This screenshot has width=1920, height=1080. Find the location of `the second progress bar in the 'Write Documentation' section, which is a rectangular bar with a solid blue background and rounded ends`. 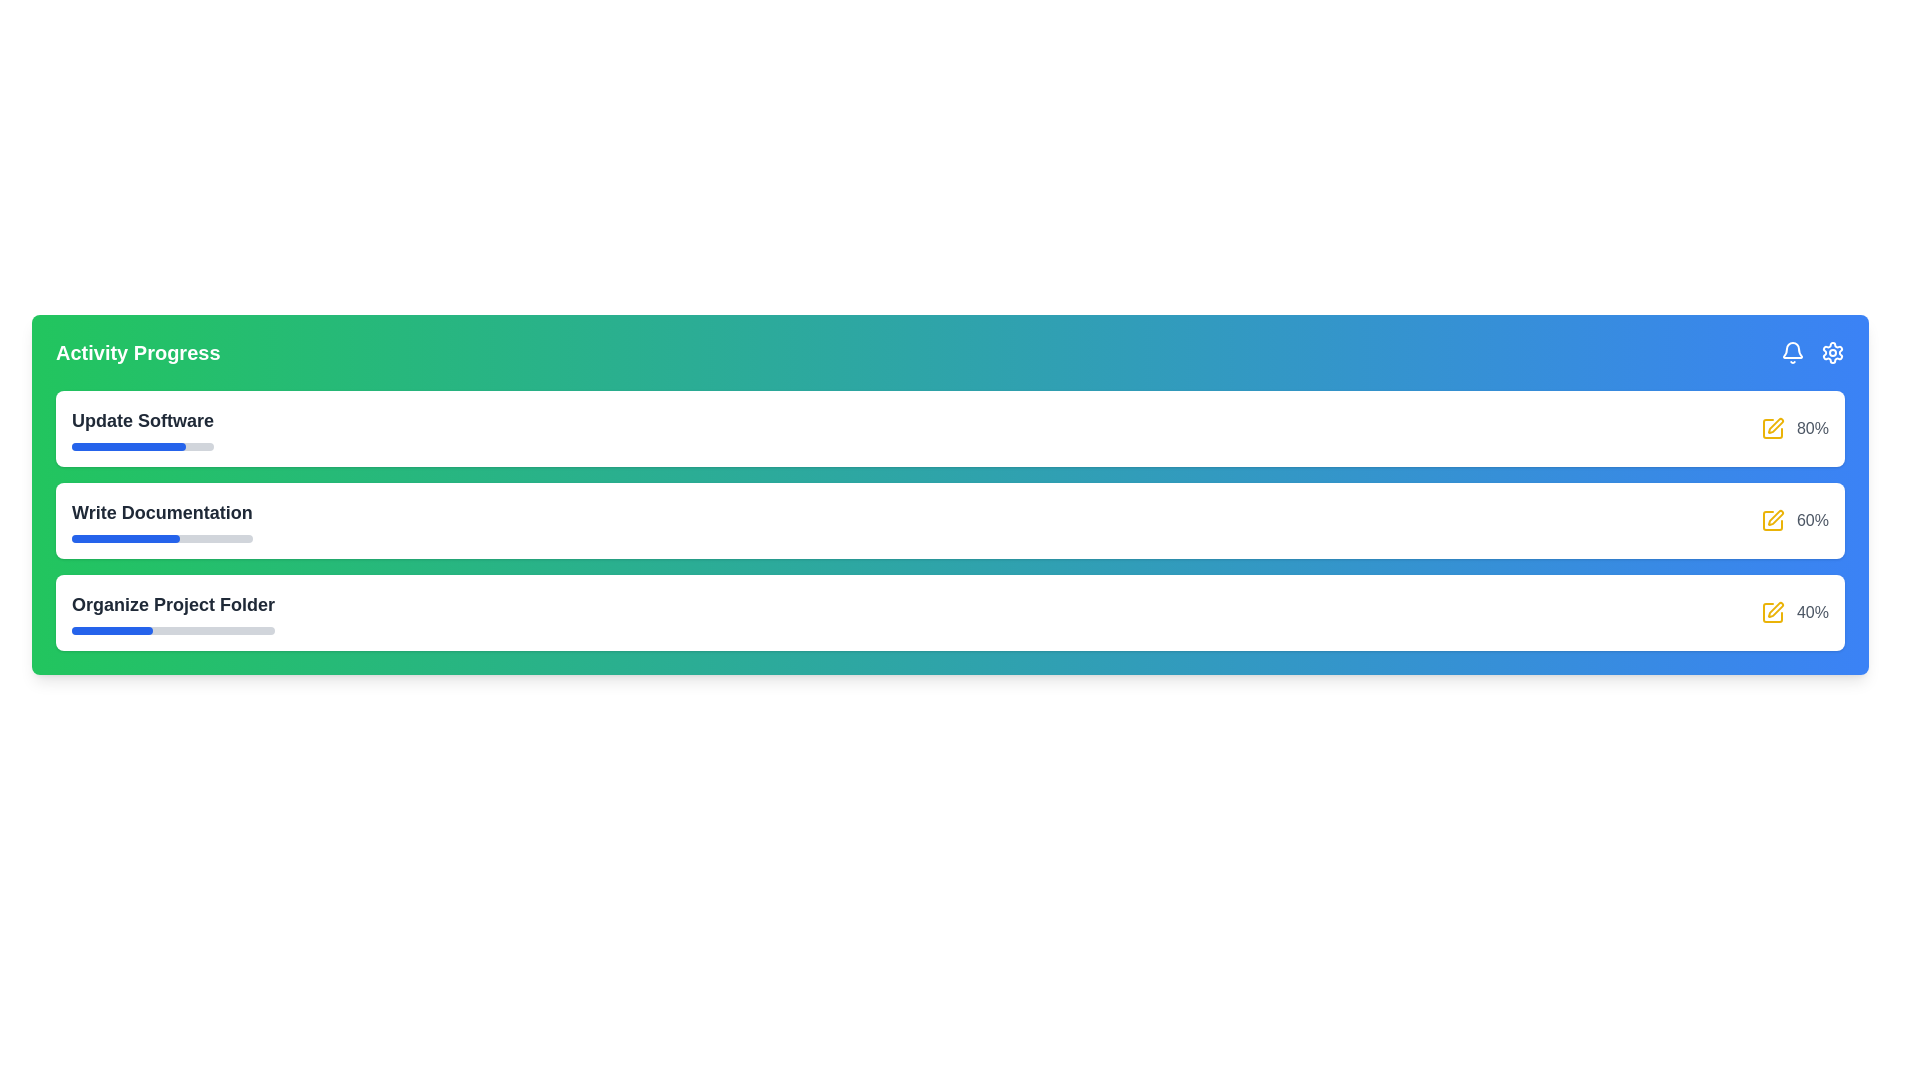

the second progress bar in the 'Write Documentation' section, which is a rectangular bar with a solid blue background and rounded ends is located at coordinates (125, 538).